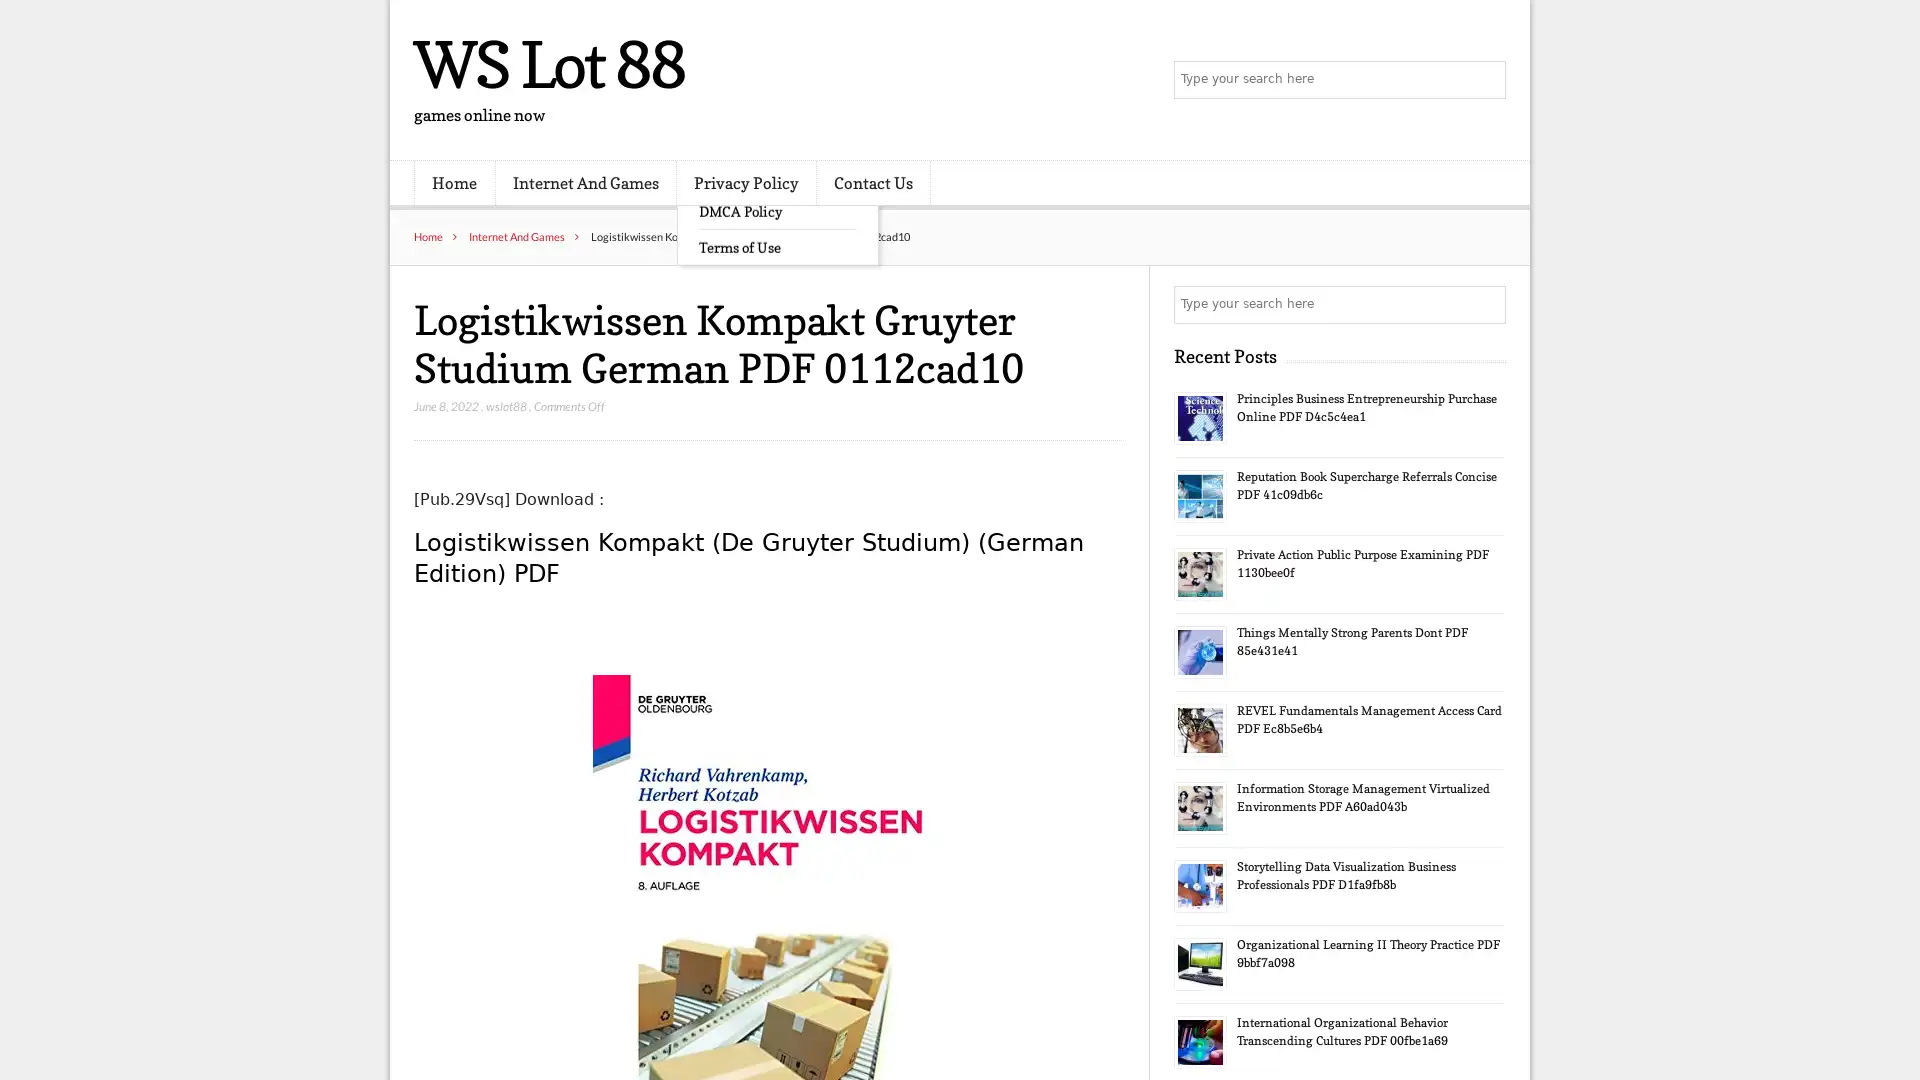  What do you see at coordinates (1485, 304) in the screenshot?
I see `Search` at bounding box center [1485, 304].